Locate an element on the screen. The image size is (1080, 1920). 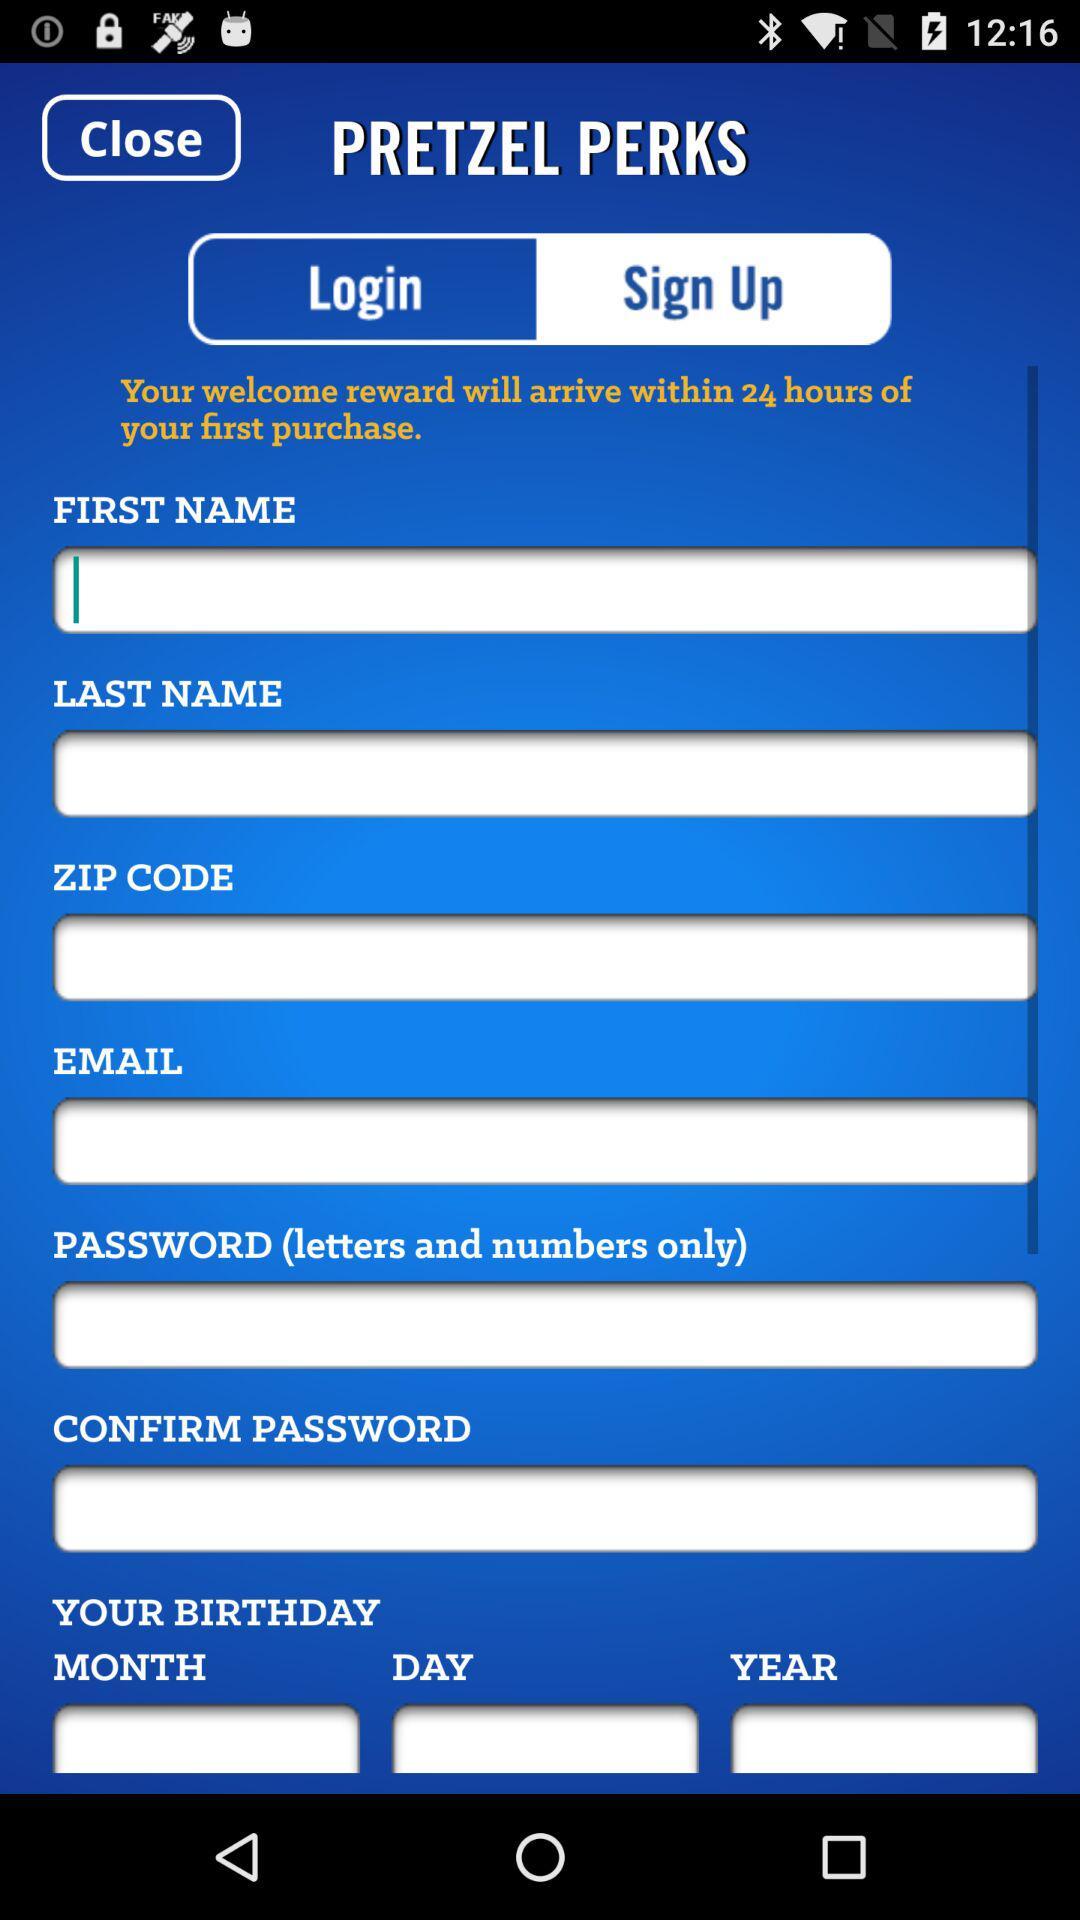
last name is located at coordinates (545, 772).